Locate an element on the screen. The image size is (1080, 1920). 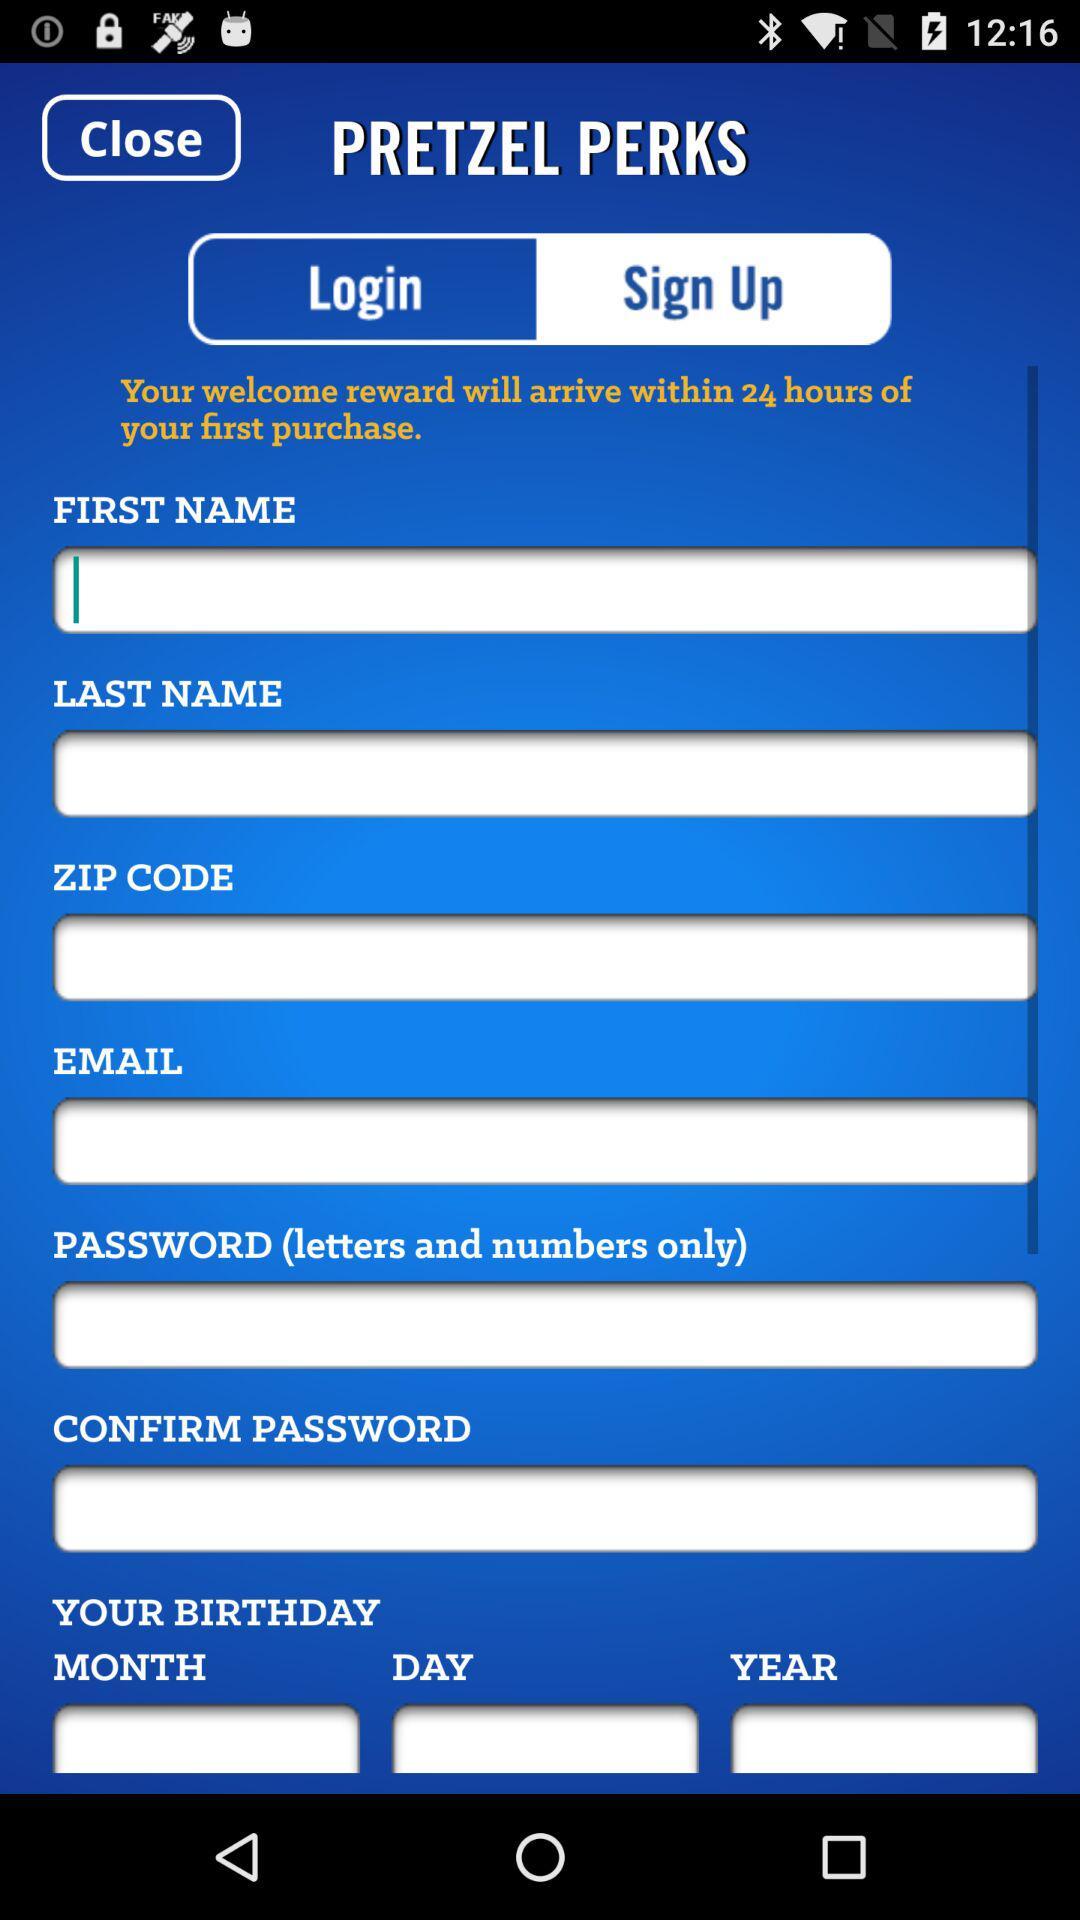
last name is located at coordinates (545, 772).